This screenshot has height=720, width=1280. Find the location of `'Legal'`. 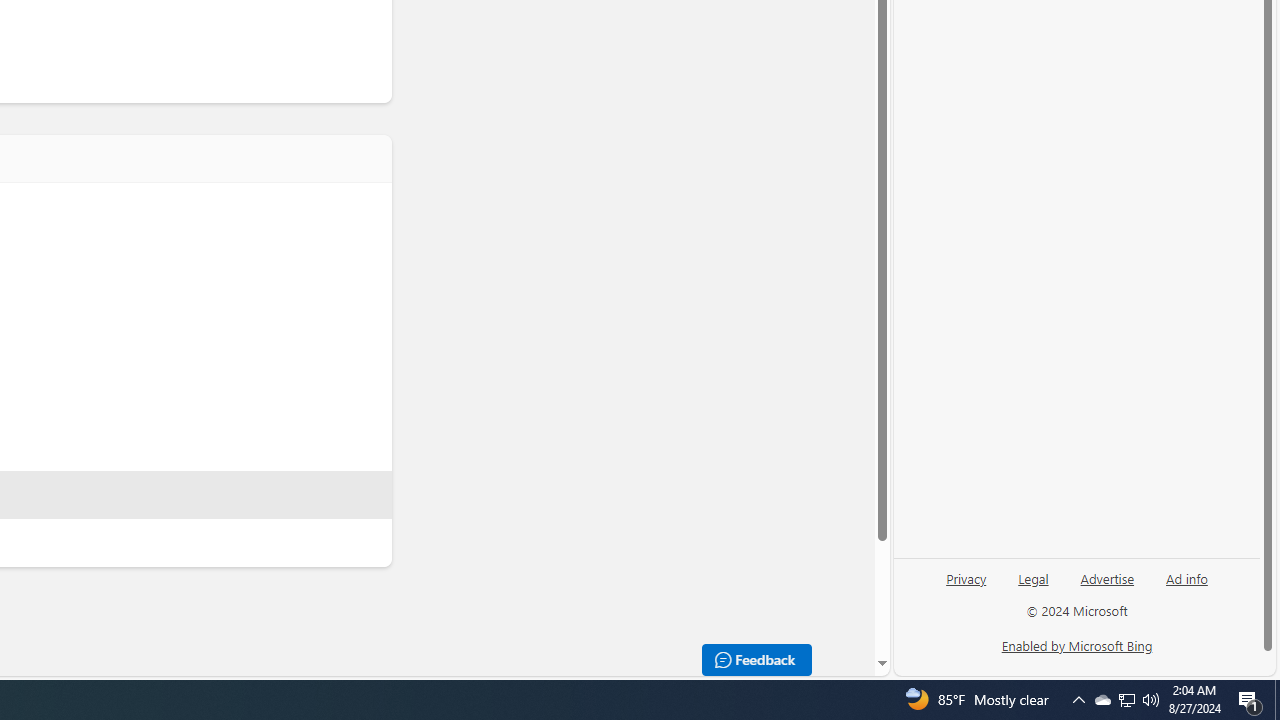

'Legal' is located at coordinates (1033, 577).